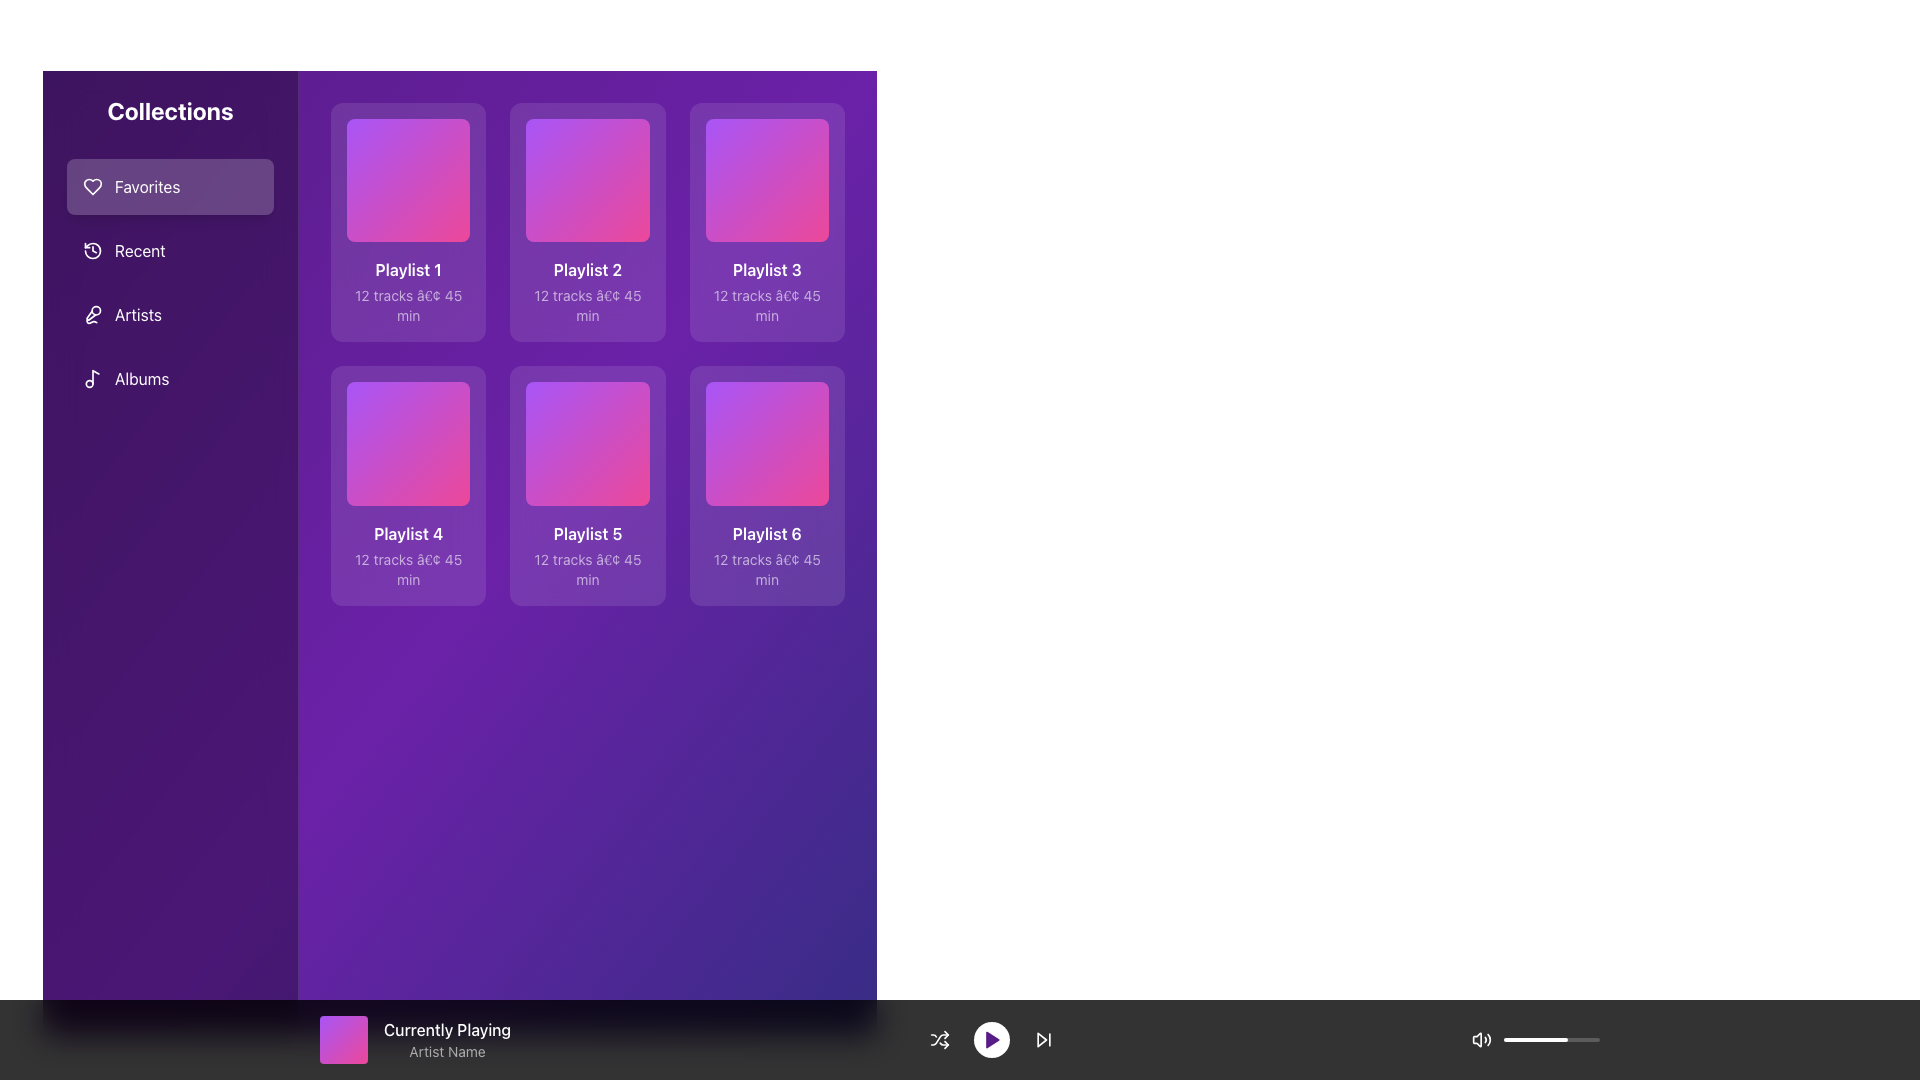 The image size is (1920, 1080). I want to click on the metadata text label that indicates the number of tracks and total duration in the first playlist card, located directly underneath the title 'Playlist 1', so click(407, 306).